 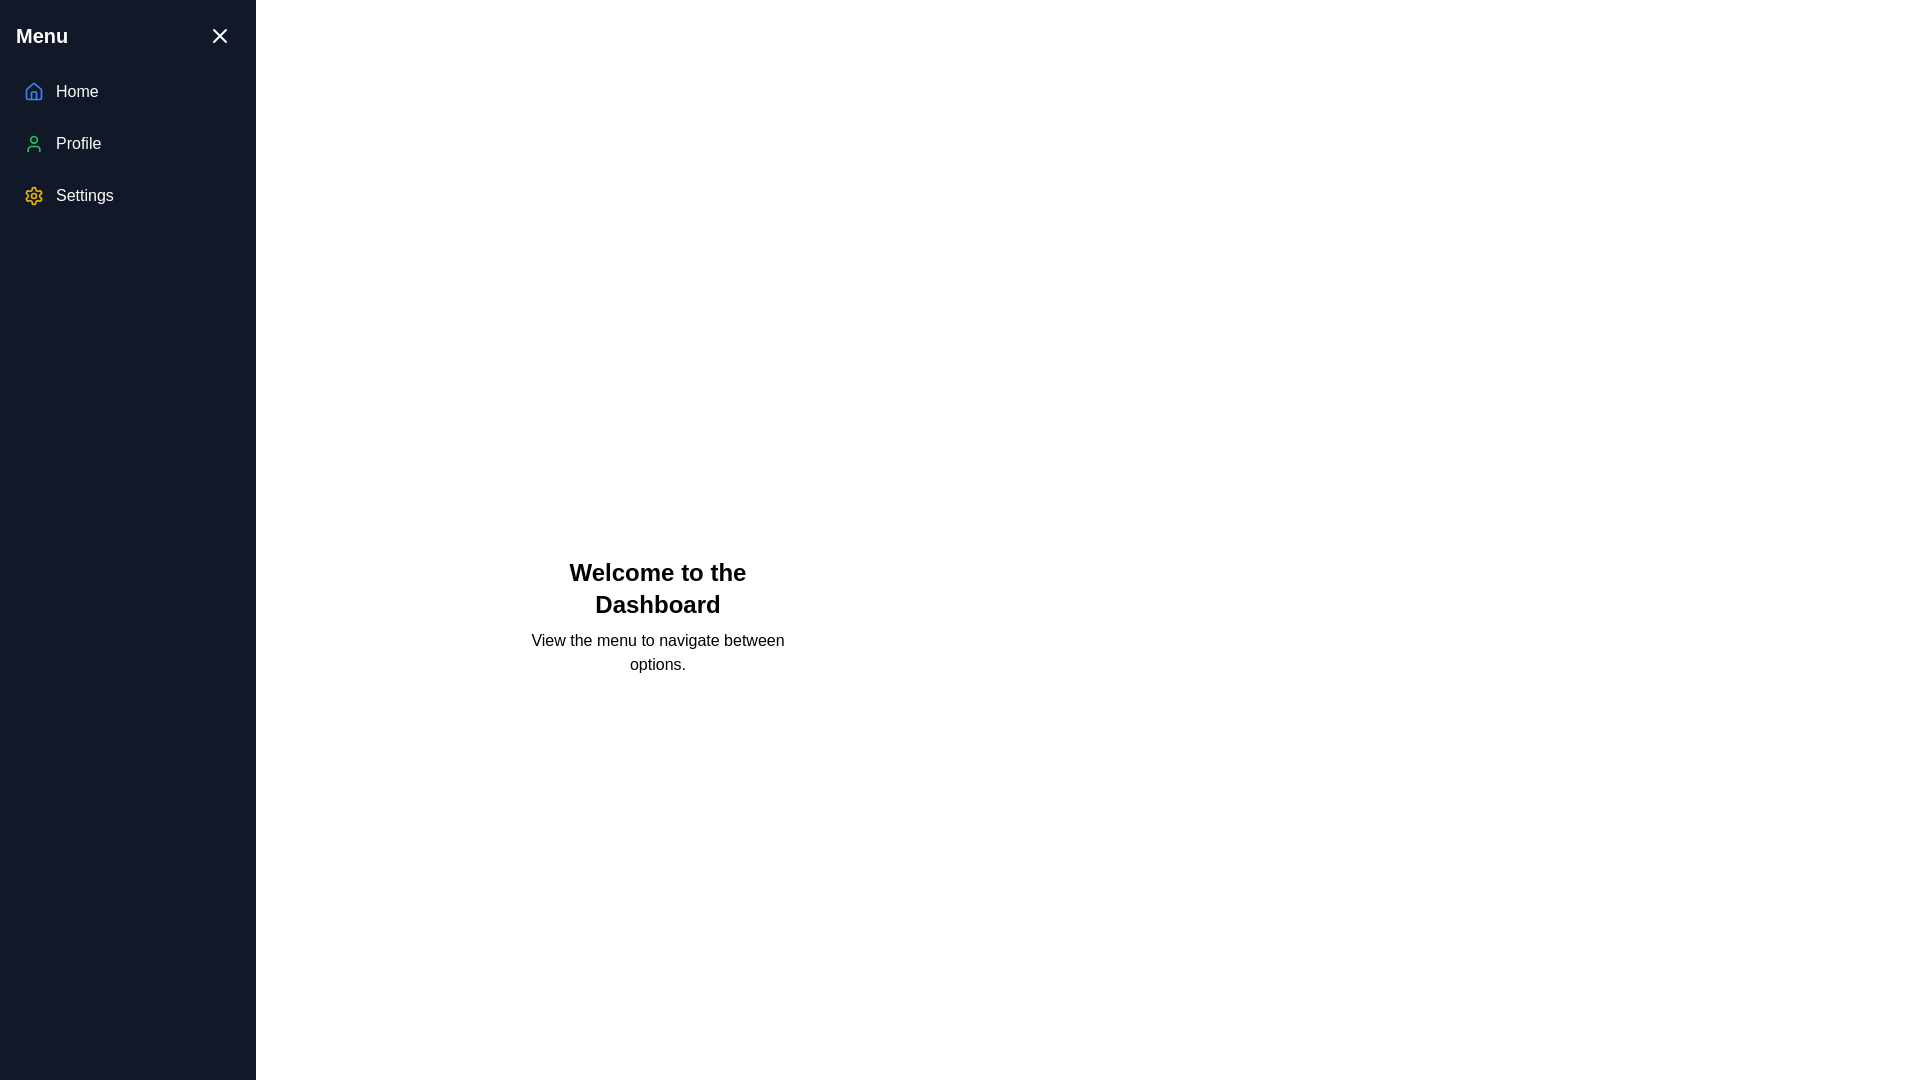 What do you see at coordinates (78, 142) in the screenshot?
I see `the 'Profile' text label located in the vertical navigation menu` at bounding box center [78, 142].